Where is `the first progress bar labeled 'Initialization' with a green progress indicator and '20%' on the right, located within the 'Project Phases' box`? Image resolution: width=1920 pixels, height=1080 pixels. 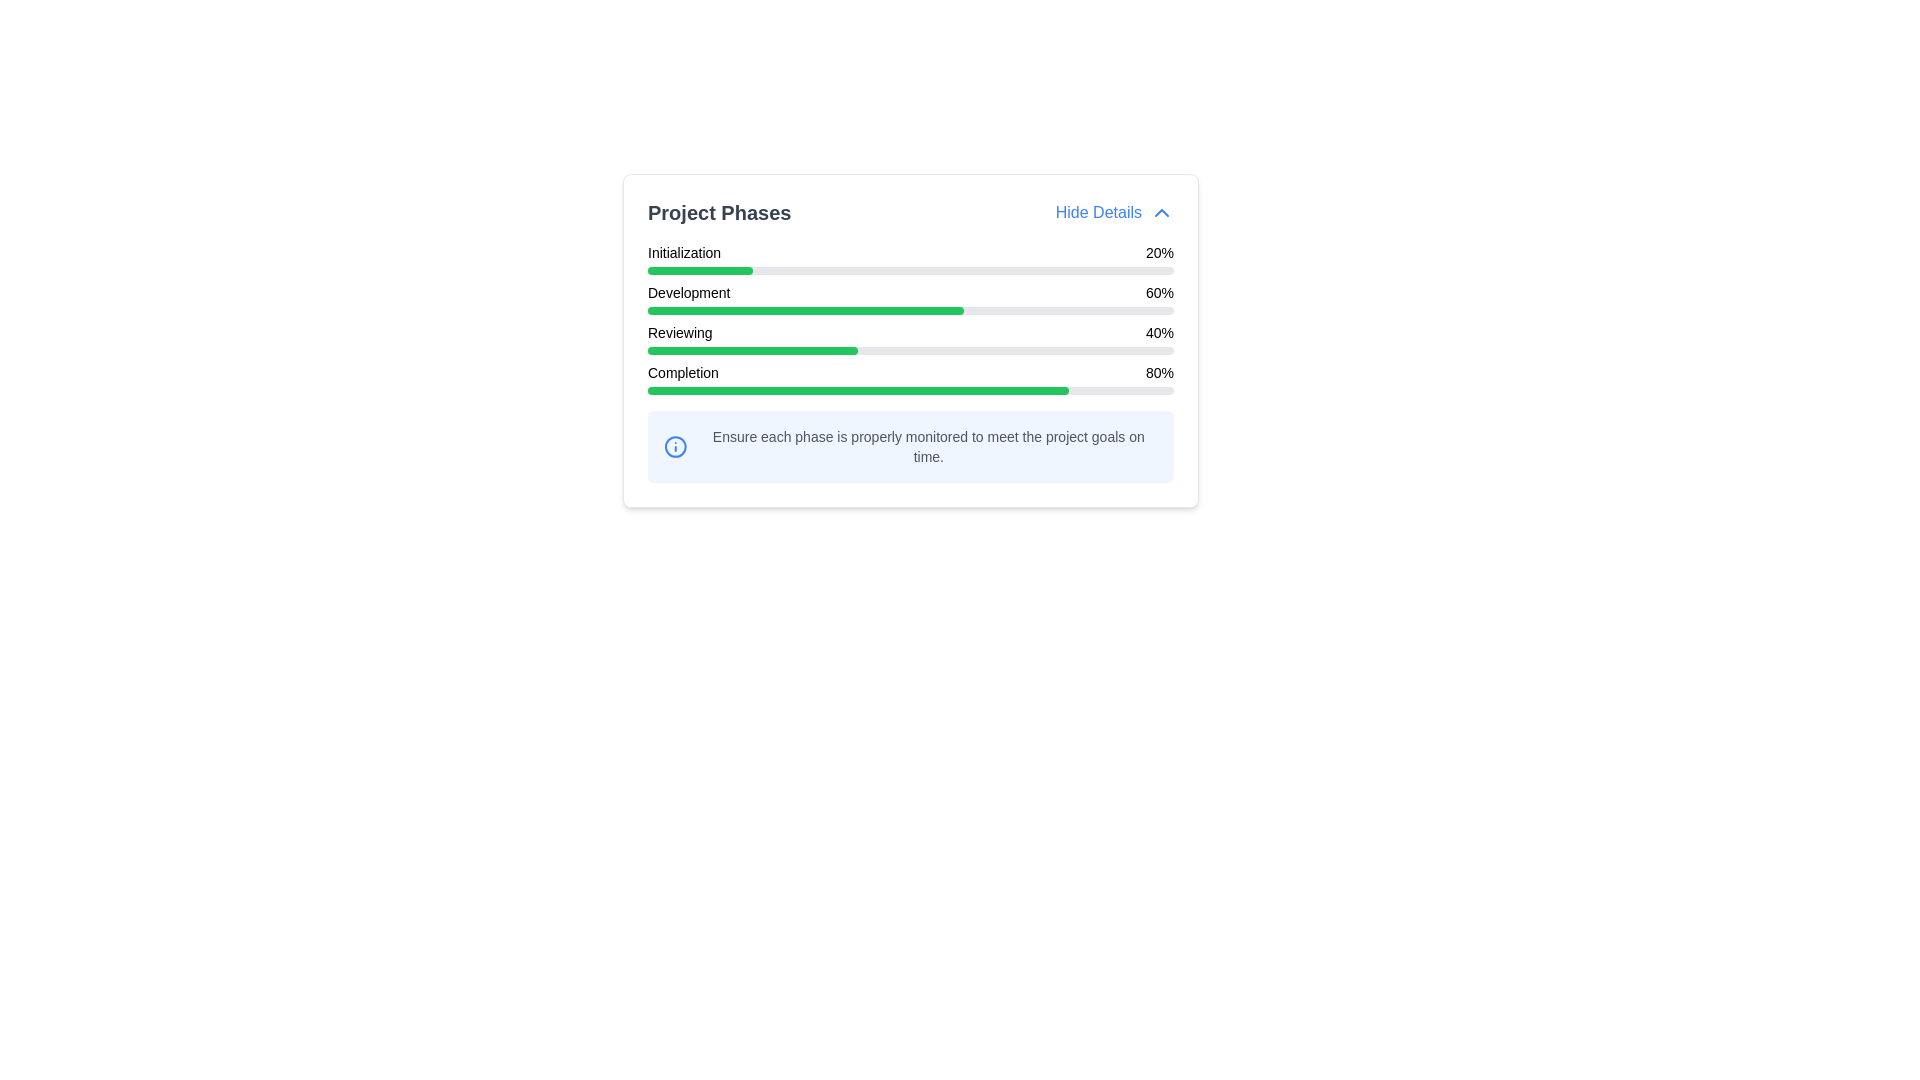
the first progress bar labeled 'Initialization' with a green progress indicator and '20%' on the right, located within the 'Project Phases' box is located at coordinates (910, 257).